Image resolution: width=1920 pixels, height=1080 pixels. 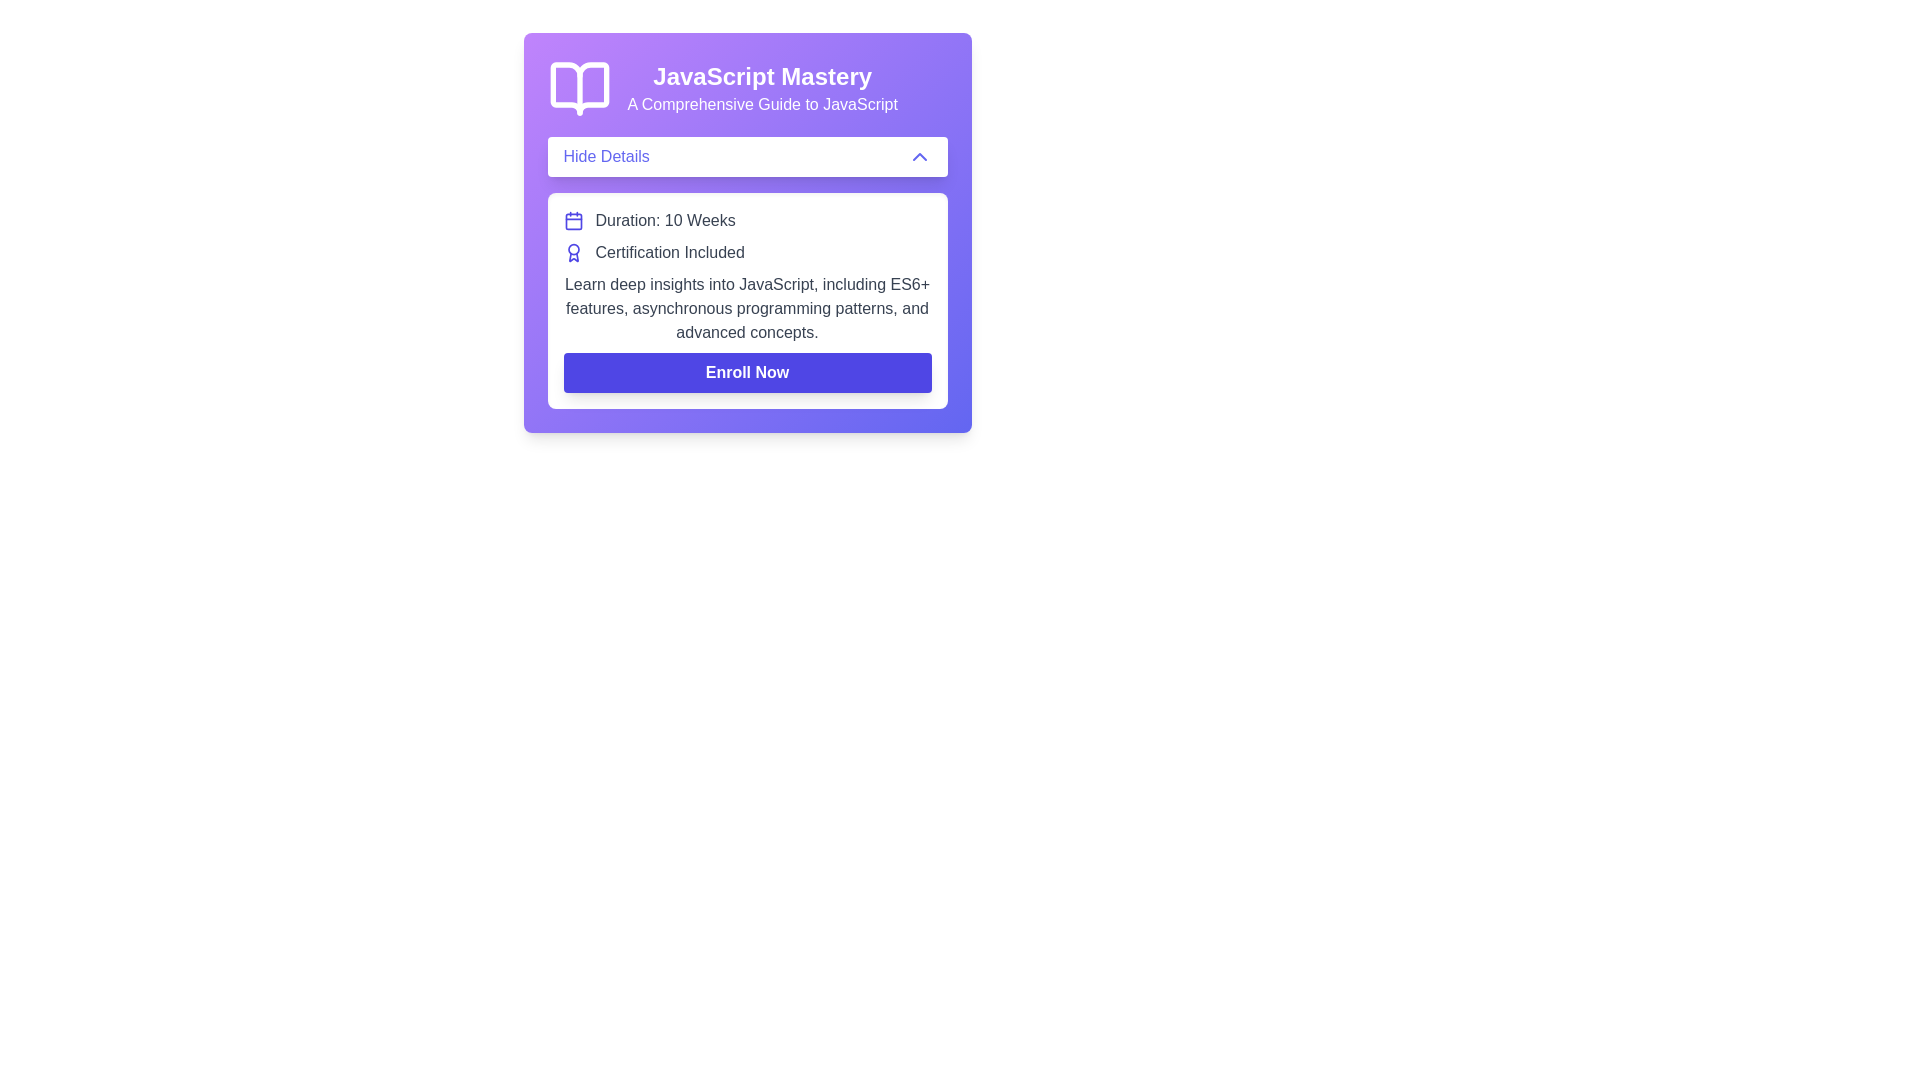 I want to click on the JavaScript course enrollment button located at the bottom of the card-like section to observe the hover effect, so click(x=746, y=373).